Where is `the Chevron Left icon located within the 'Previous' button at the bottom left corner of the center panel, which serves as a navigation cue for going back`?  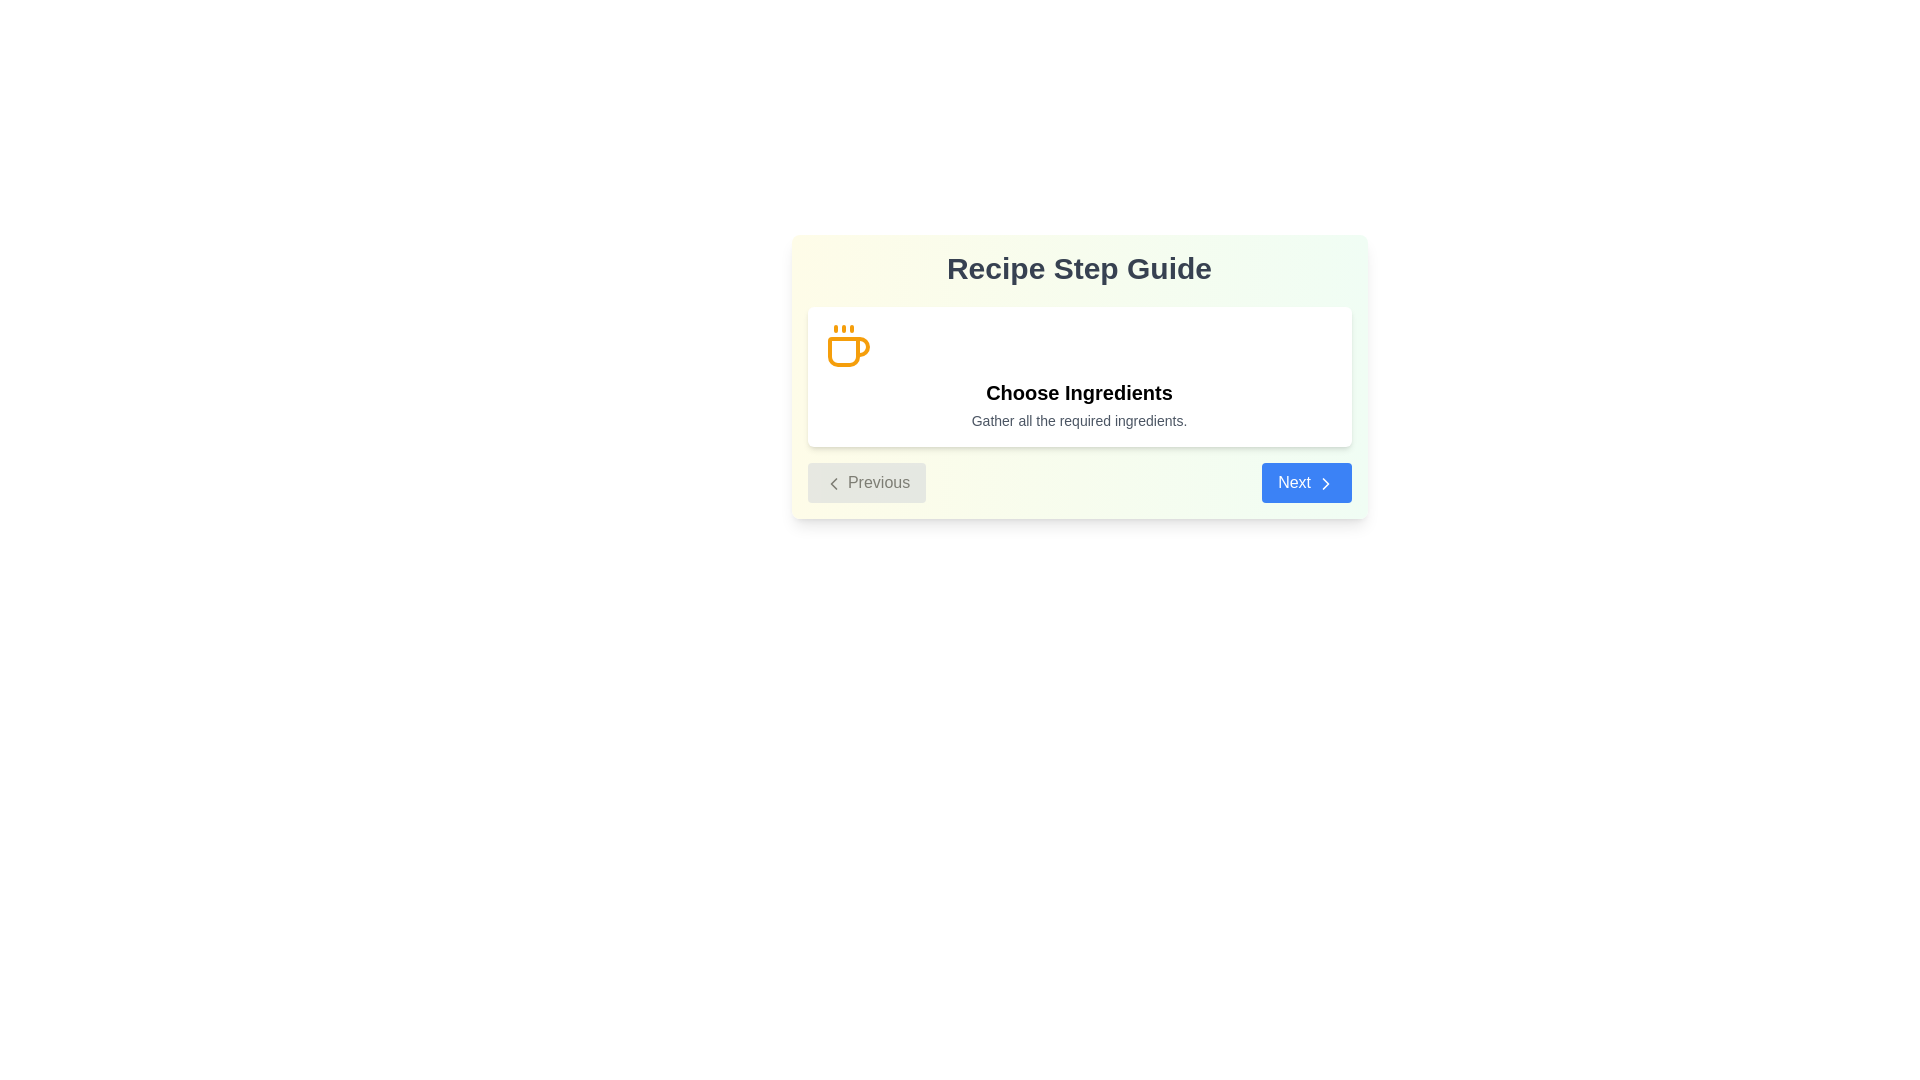 the Chevron Left icon located within the 'Previous' button at the bottom left corner of the center panel, which serves as a navigation cue for going back is located at coordinates (833, 483).